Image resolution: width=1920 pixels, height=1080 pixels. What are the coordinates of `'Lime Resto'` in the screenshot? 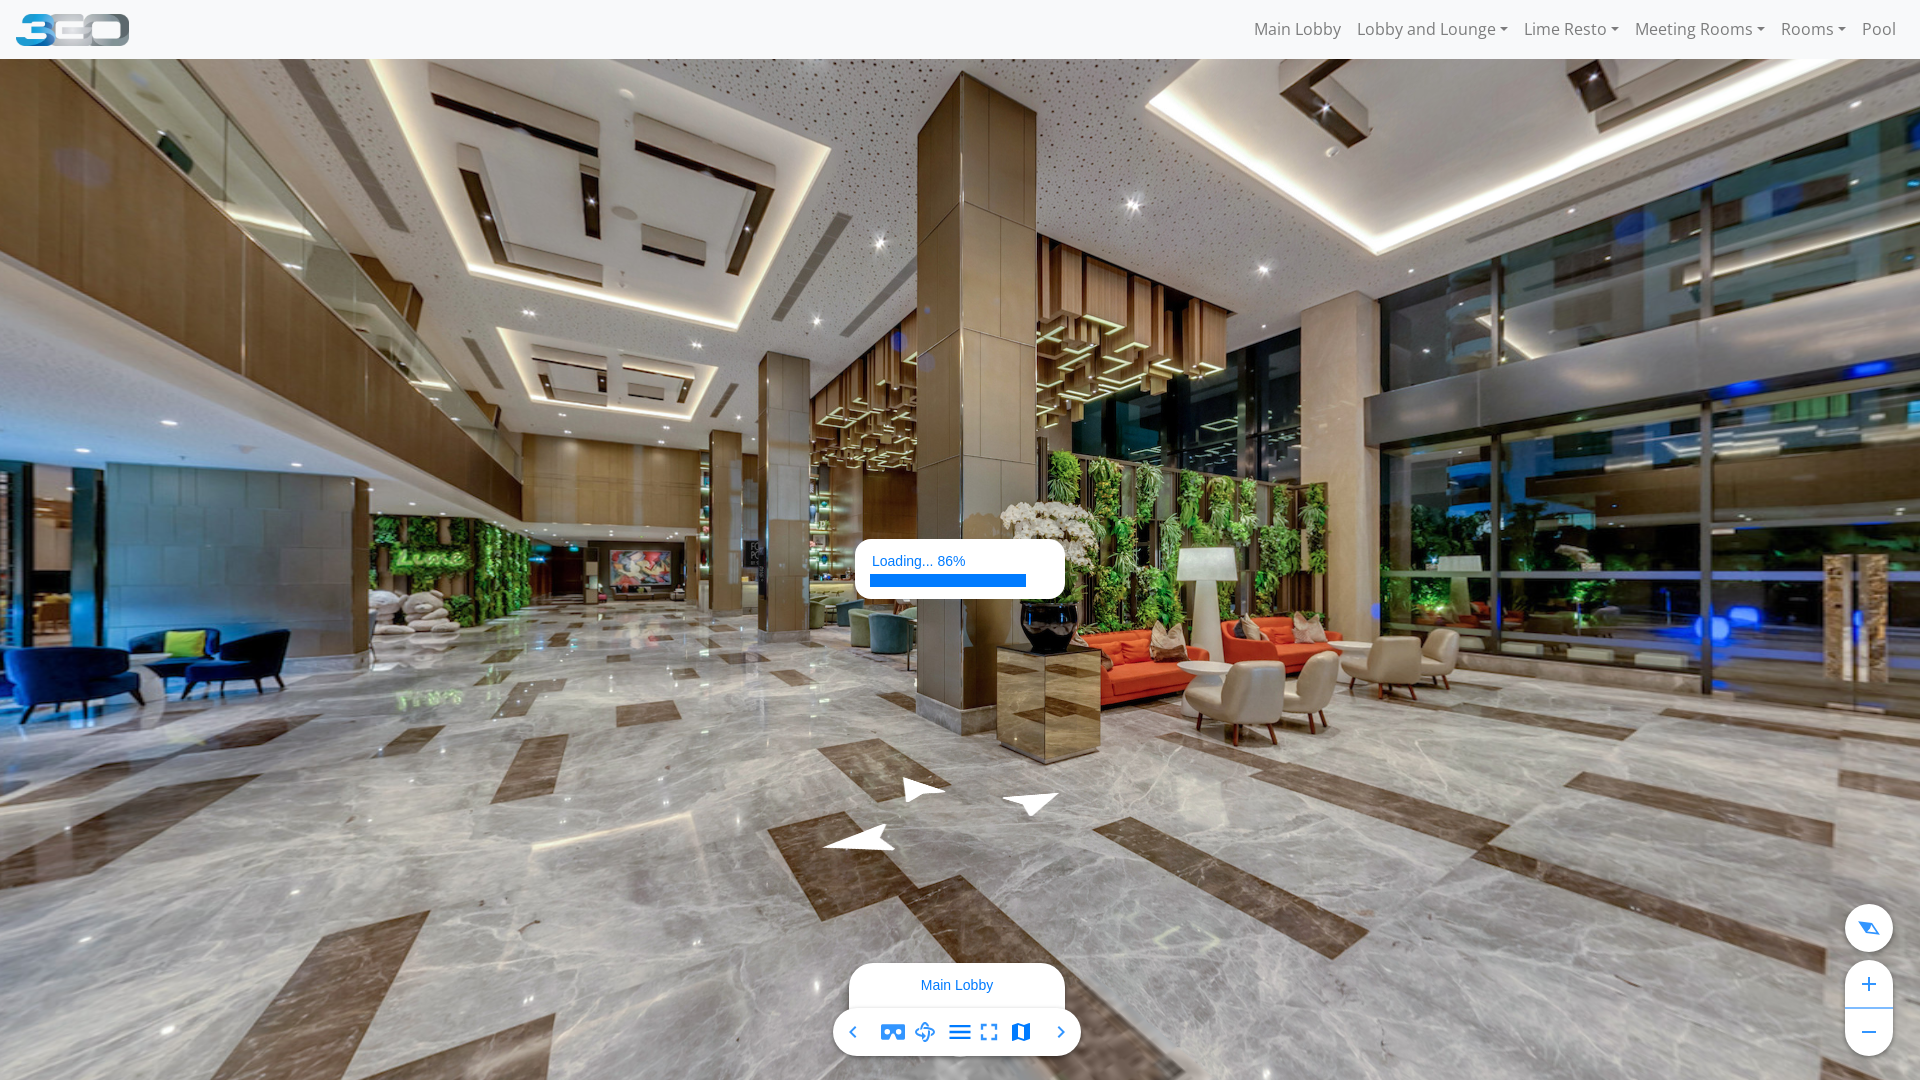 It's located at (1516, 29).